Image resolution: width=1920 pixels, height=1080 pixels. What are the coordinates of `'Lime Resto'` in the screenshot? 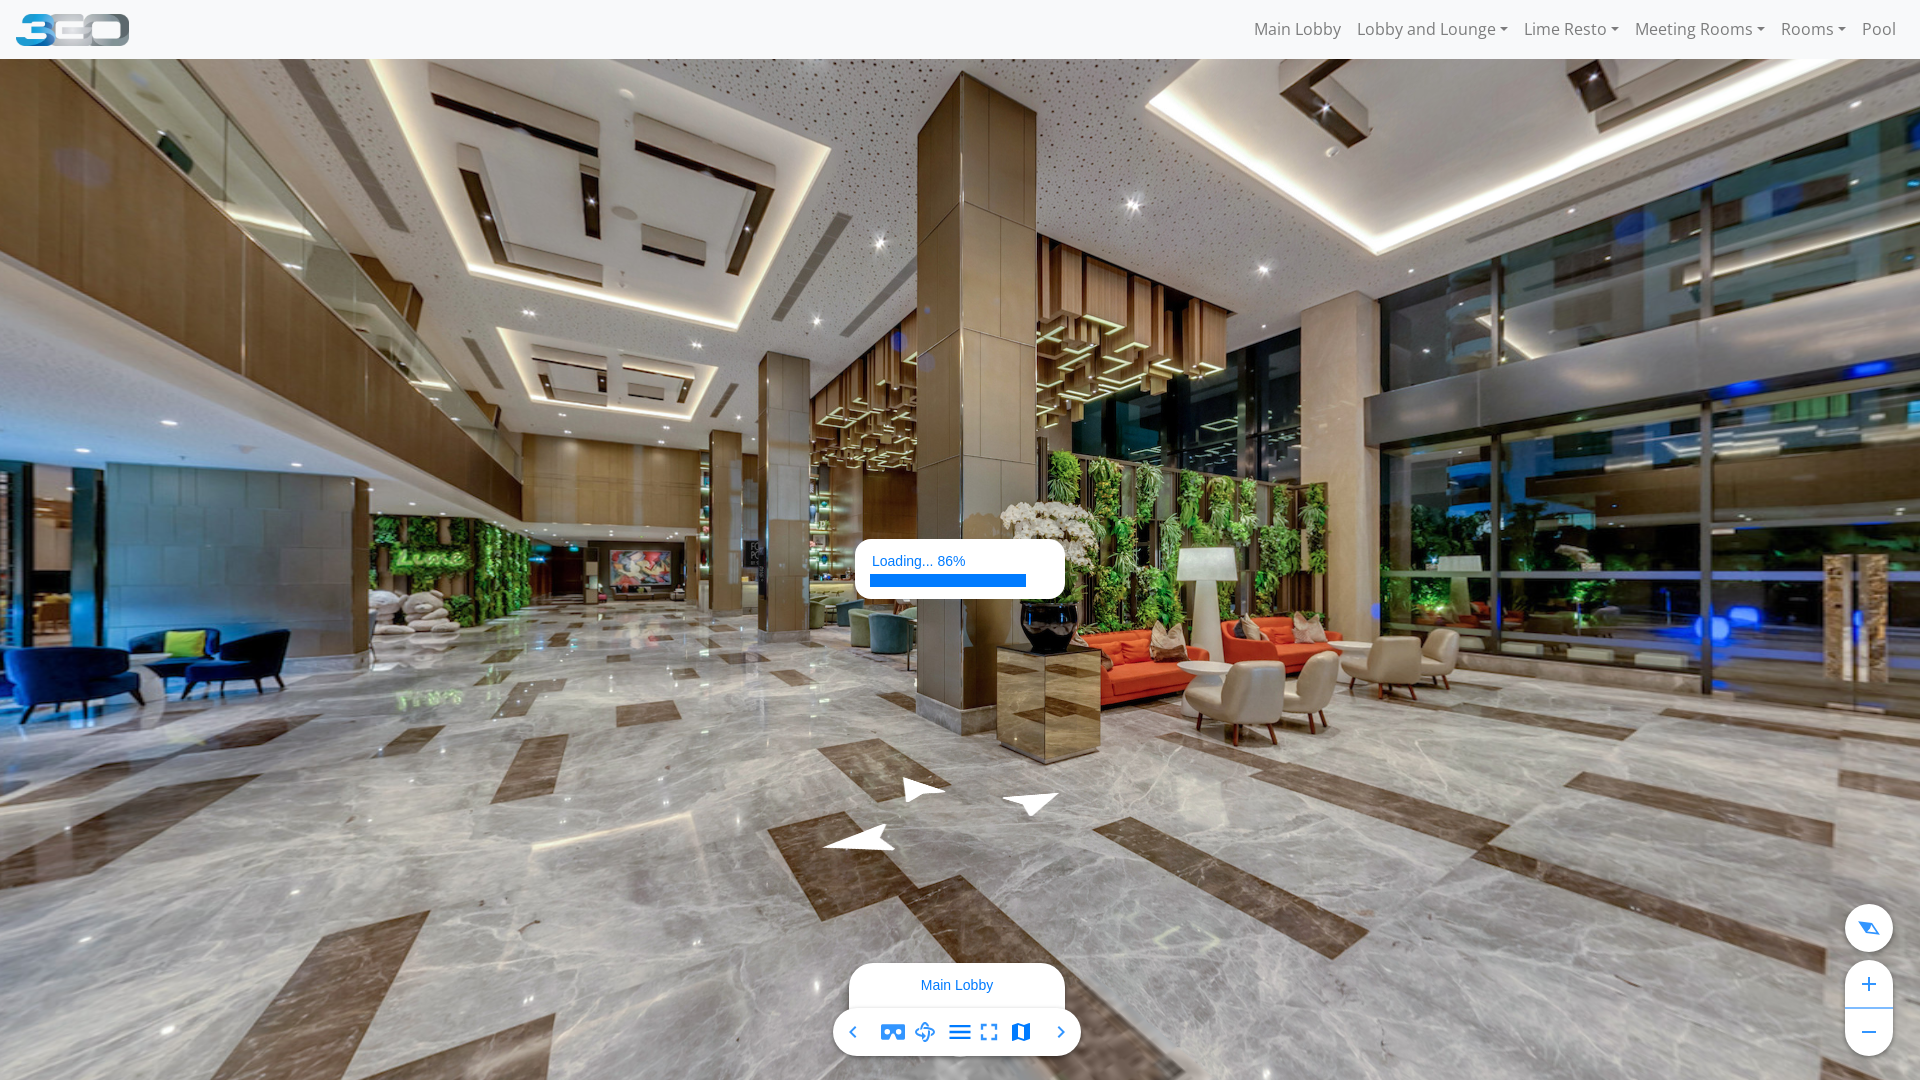 It's located at (1516, 29).